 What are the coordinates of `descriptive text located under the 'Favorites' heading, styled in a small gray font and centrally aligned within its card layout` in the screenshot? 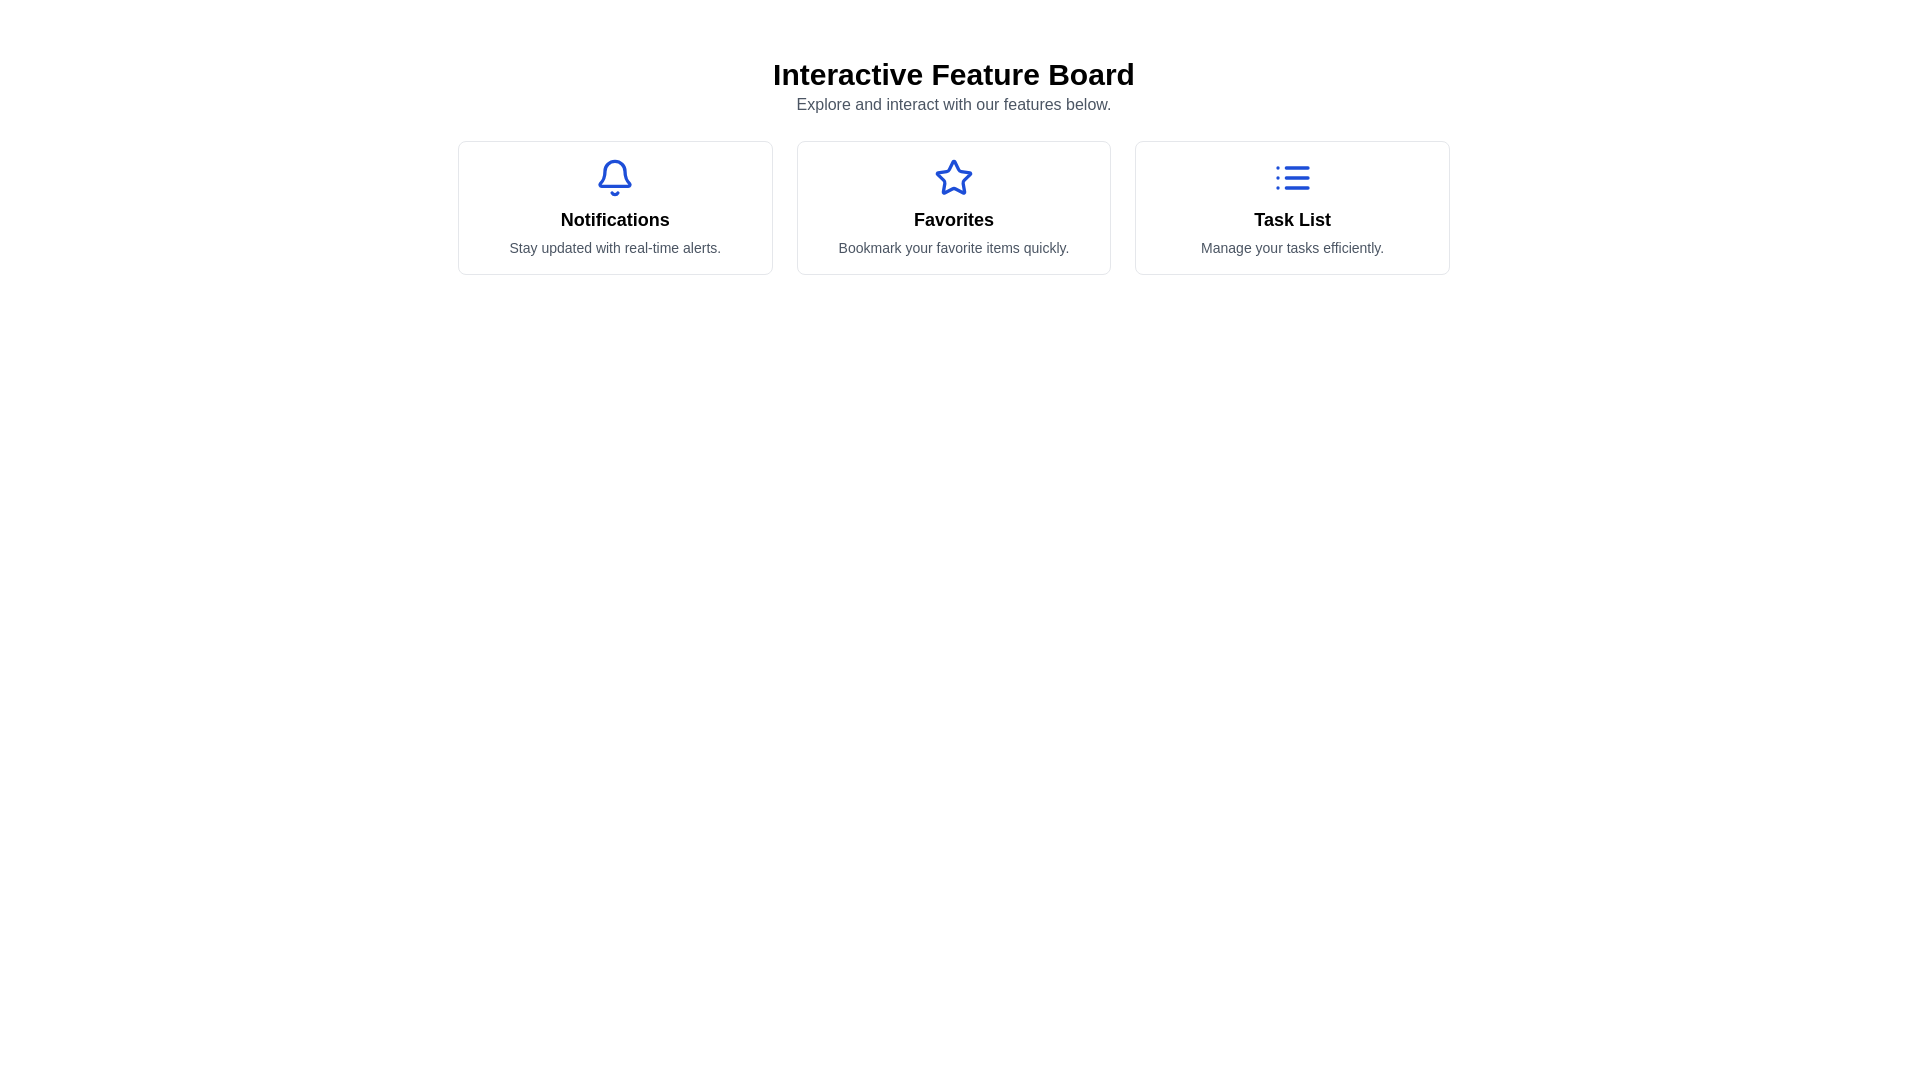 It's located at (953, 246).